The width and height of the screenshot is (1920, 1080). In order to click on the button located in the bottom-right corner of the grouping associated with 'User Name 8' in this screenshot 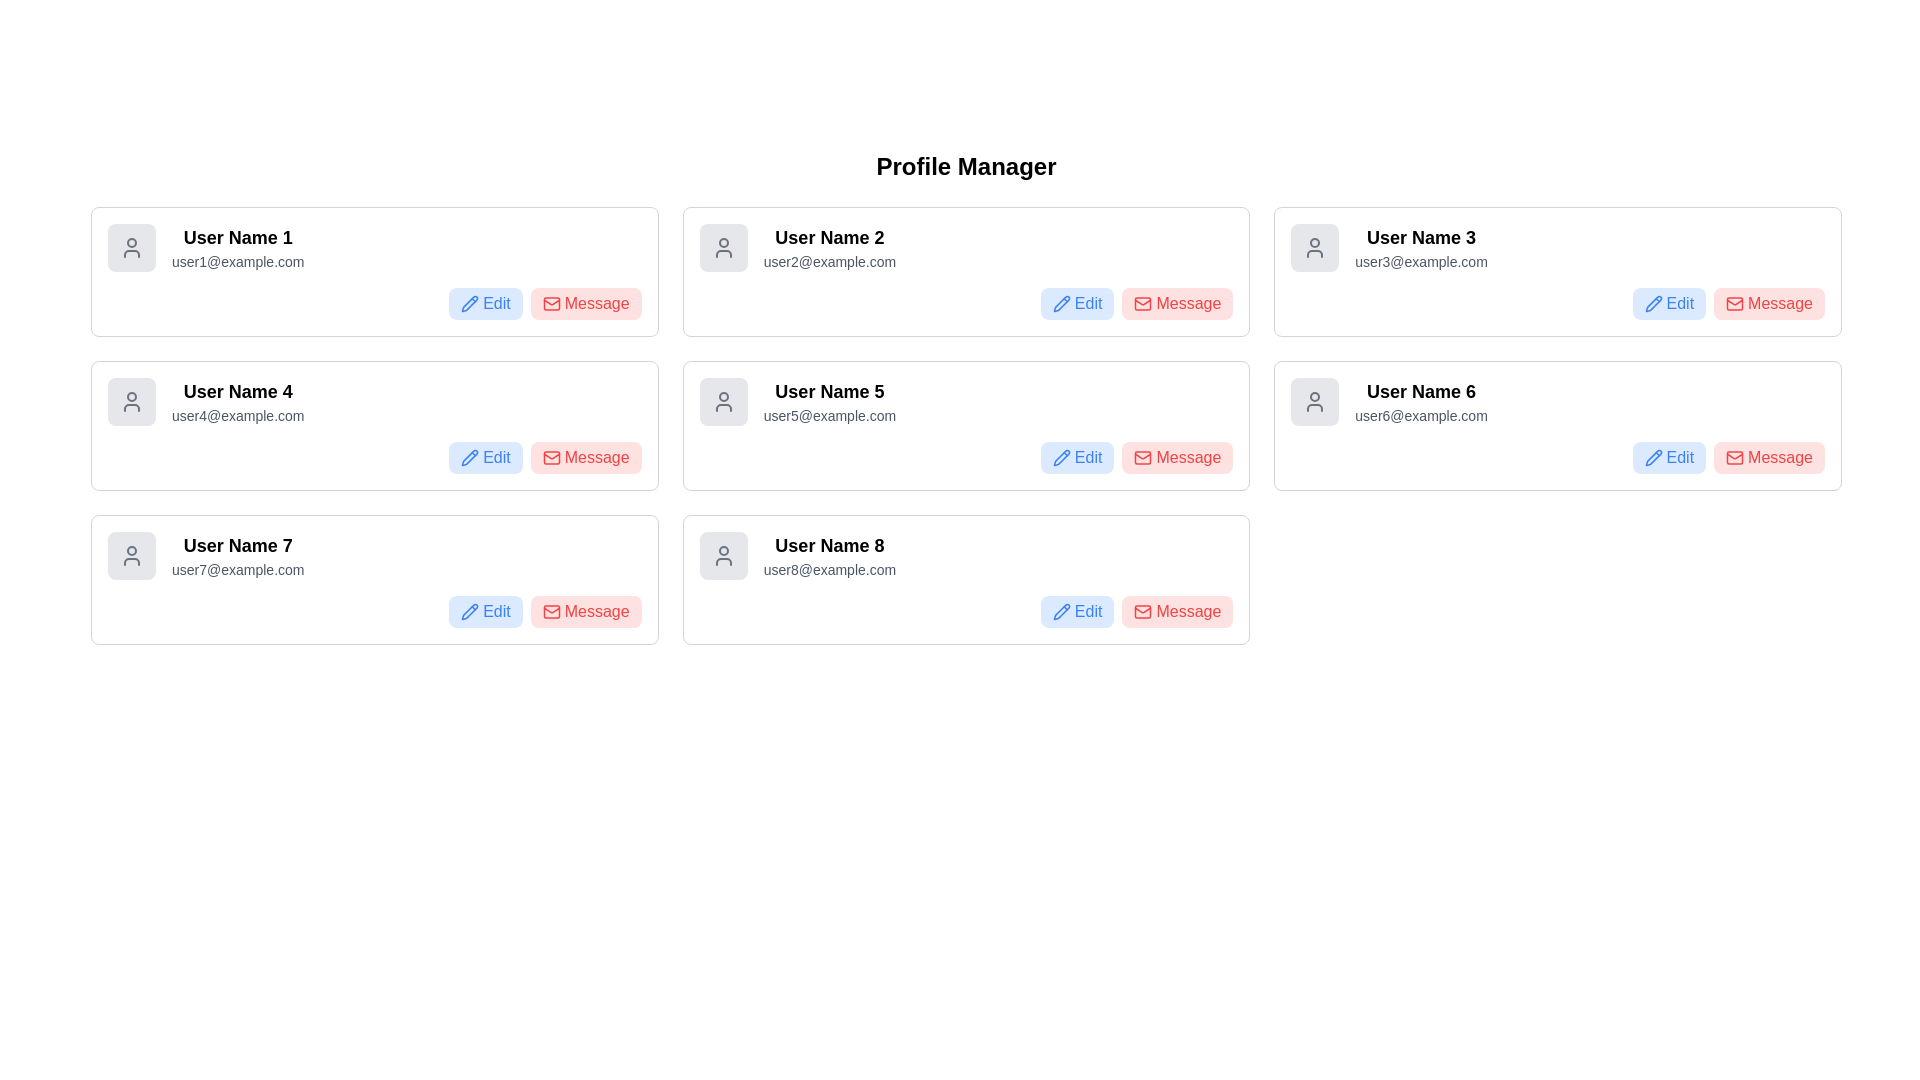, I will do `click(1076, 611)`.